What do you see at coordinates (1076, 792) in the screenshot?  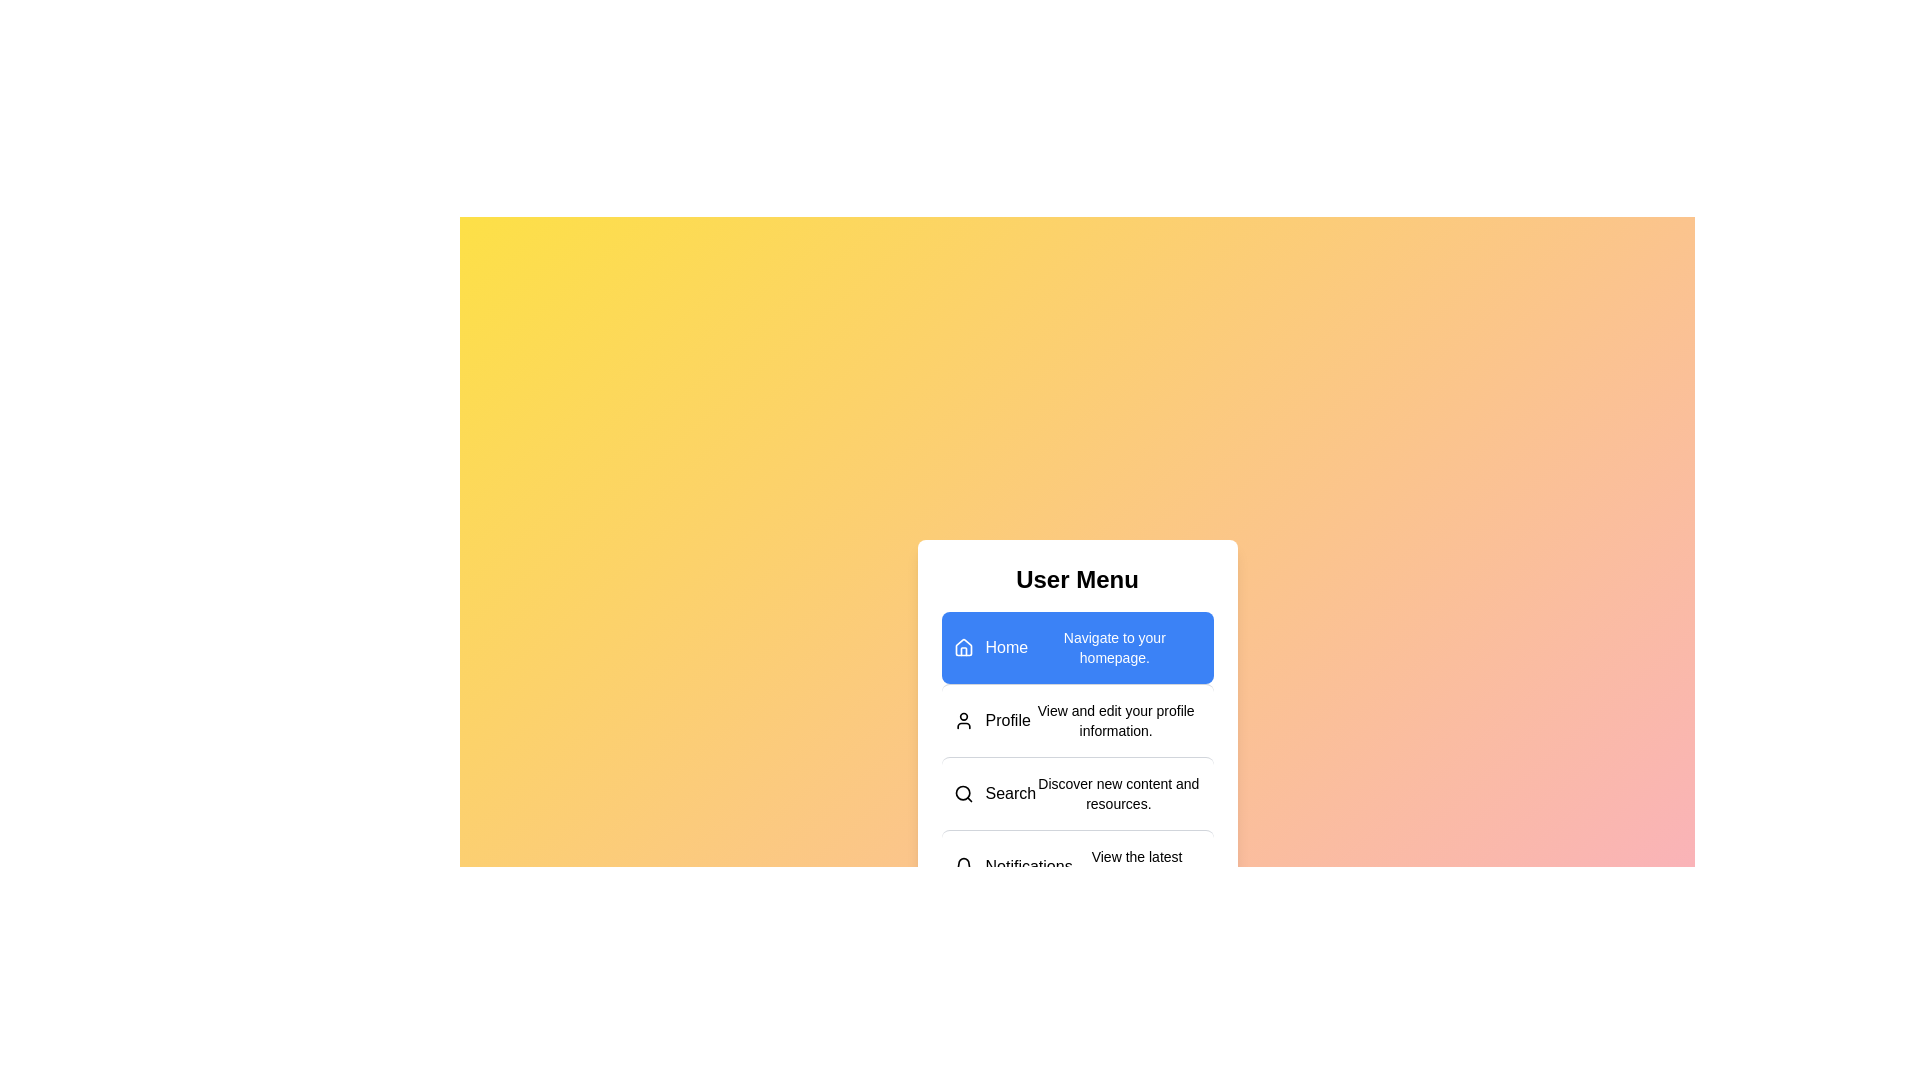 I see `the menu item labeled 'Search' to read its description` at bounding box center [1076, 792].